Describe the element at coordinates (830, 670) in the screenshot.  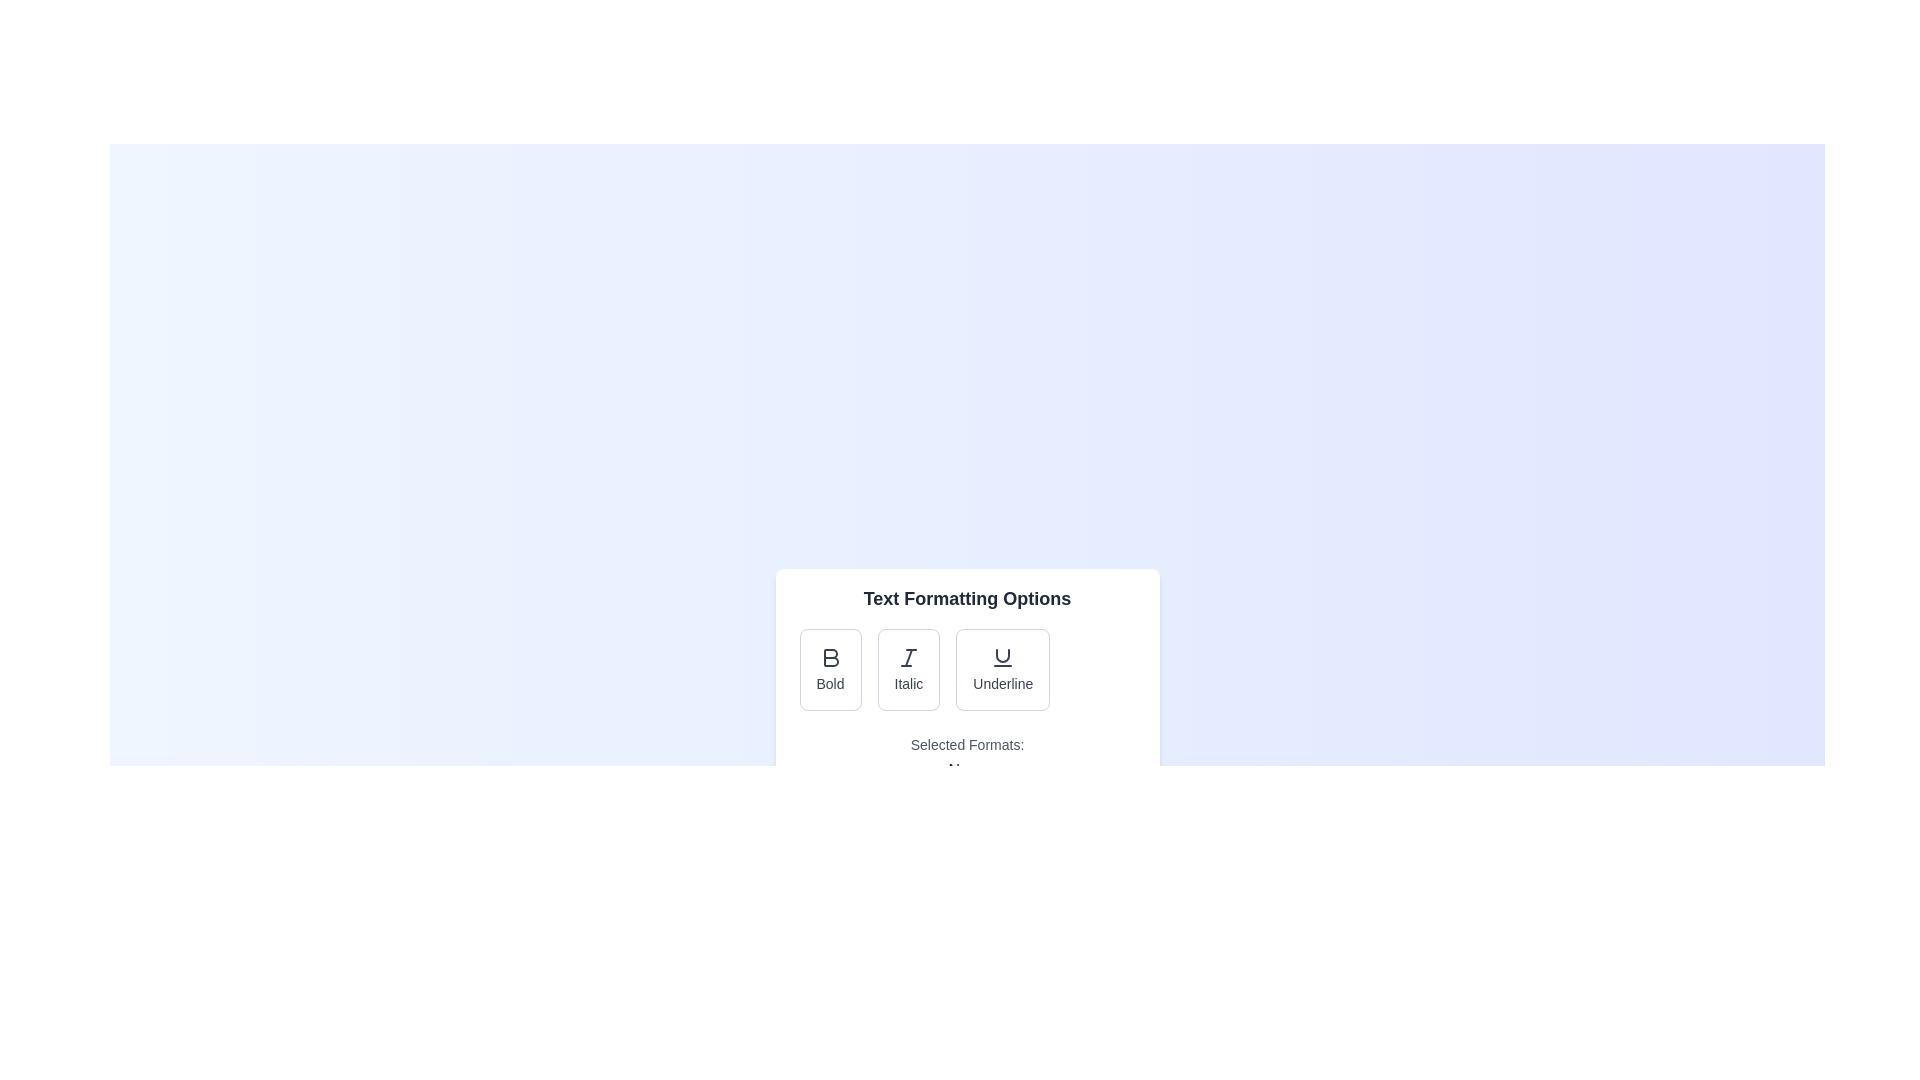
I see `'Bold' button to toggle the bold formatting` at that location.